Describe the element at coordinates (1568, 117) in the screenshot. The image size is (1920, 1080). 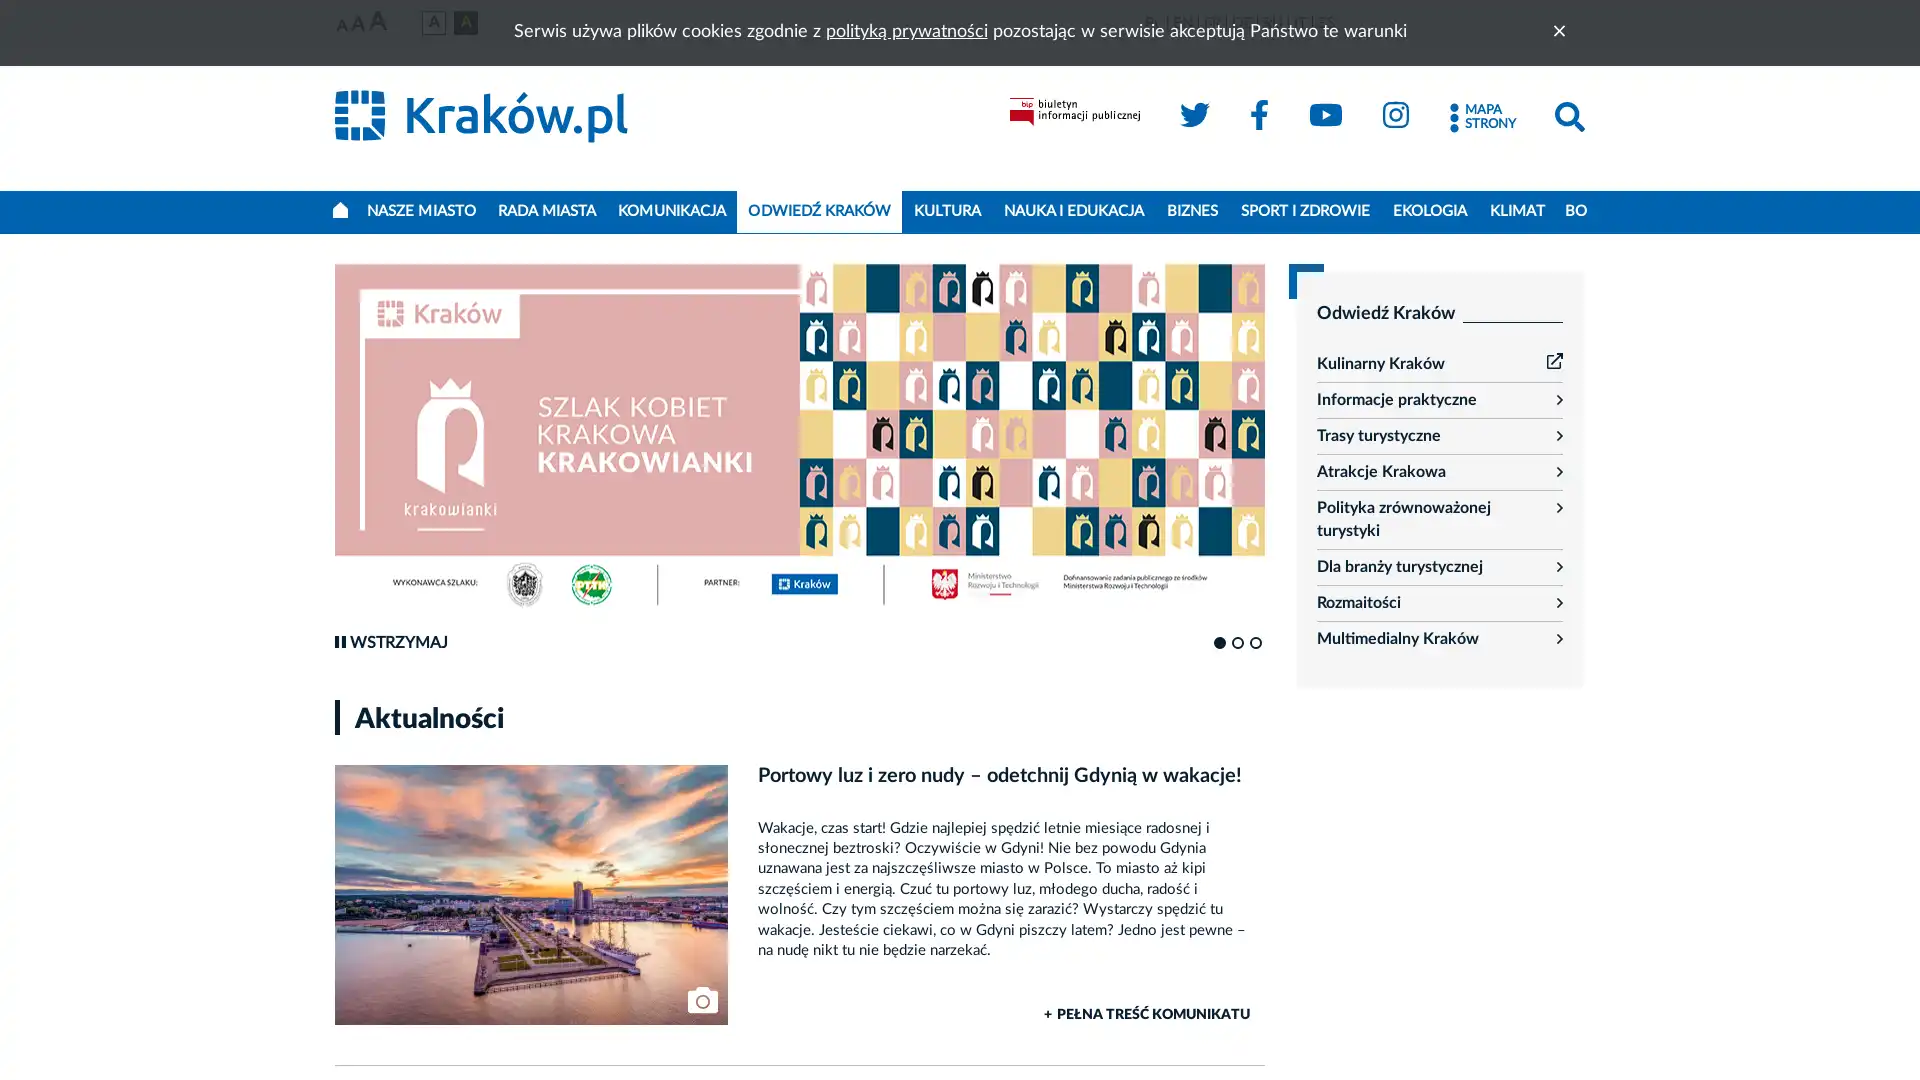
I see `Szukaj` at that location.